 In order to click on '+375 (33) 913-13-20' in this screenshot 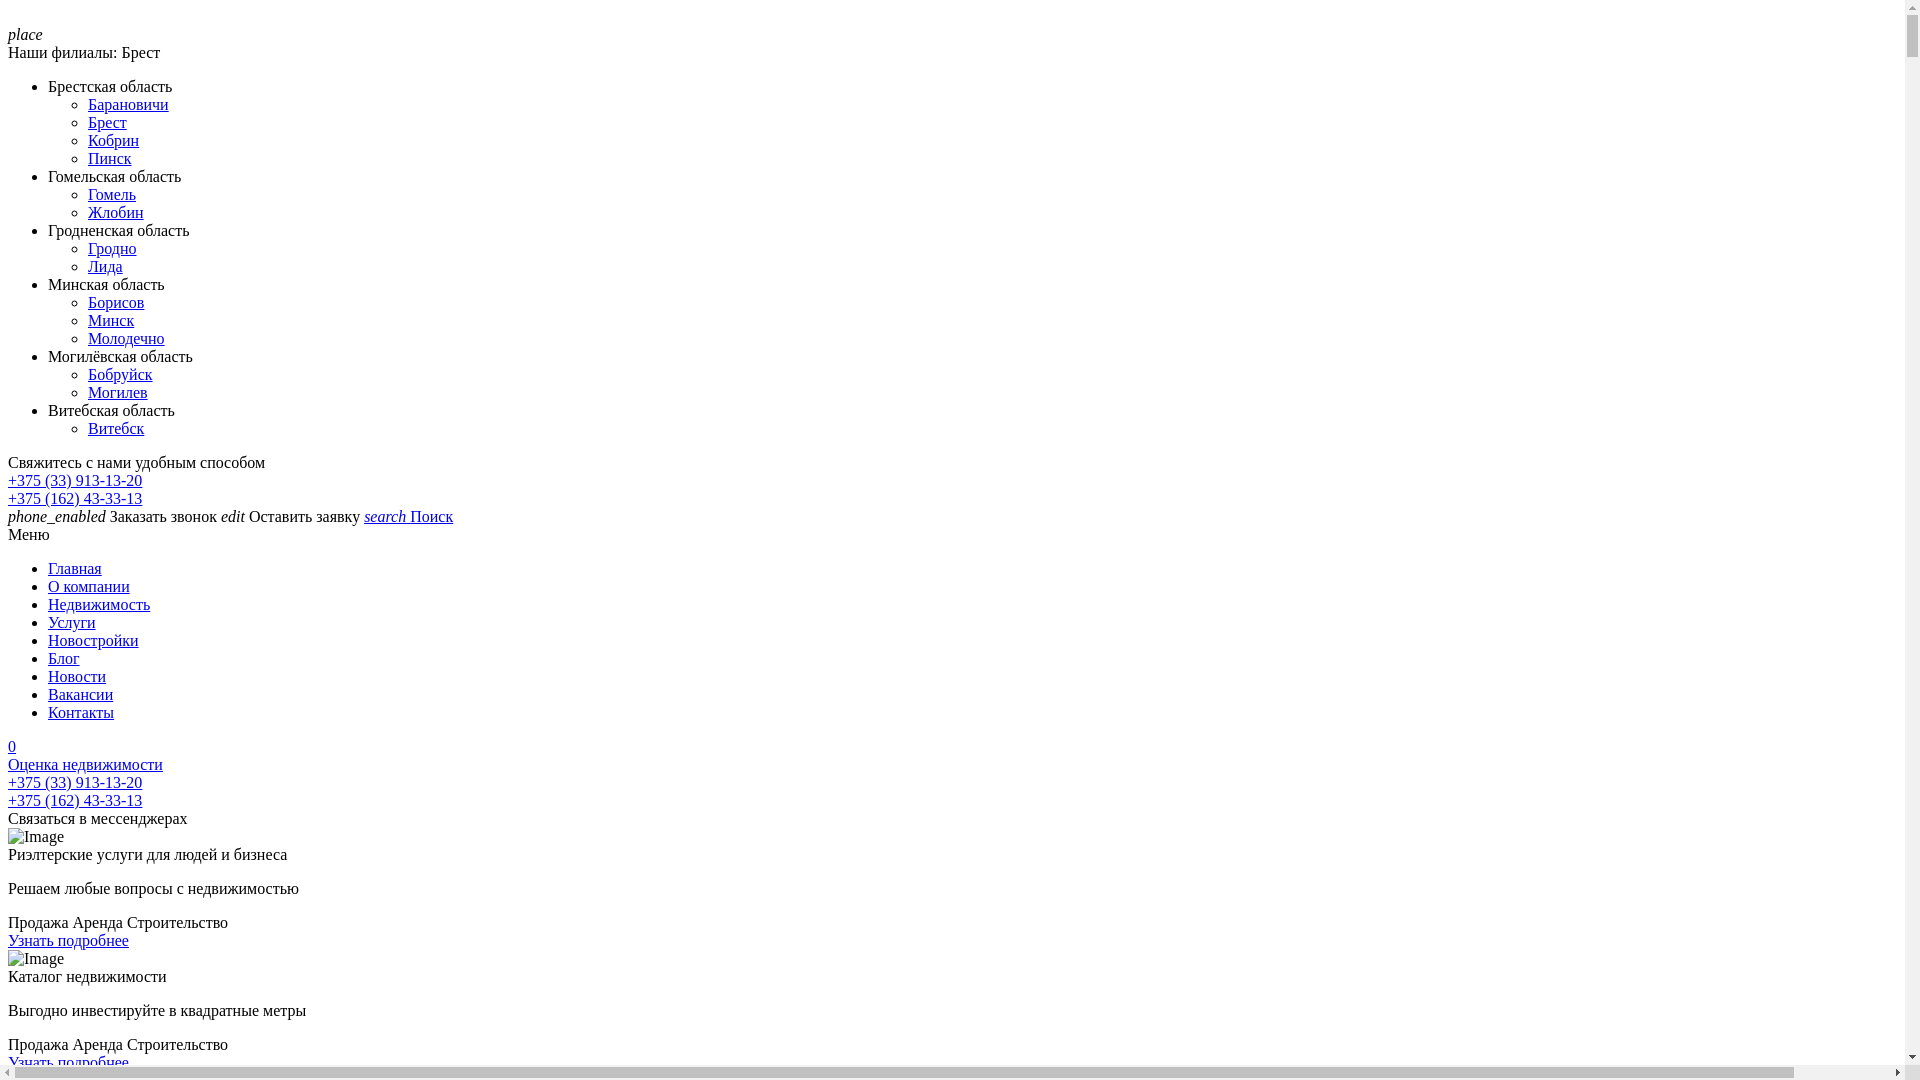, I will do `click(75, 781)`.